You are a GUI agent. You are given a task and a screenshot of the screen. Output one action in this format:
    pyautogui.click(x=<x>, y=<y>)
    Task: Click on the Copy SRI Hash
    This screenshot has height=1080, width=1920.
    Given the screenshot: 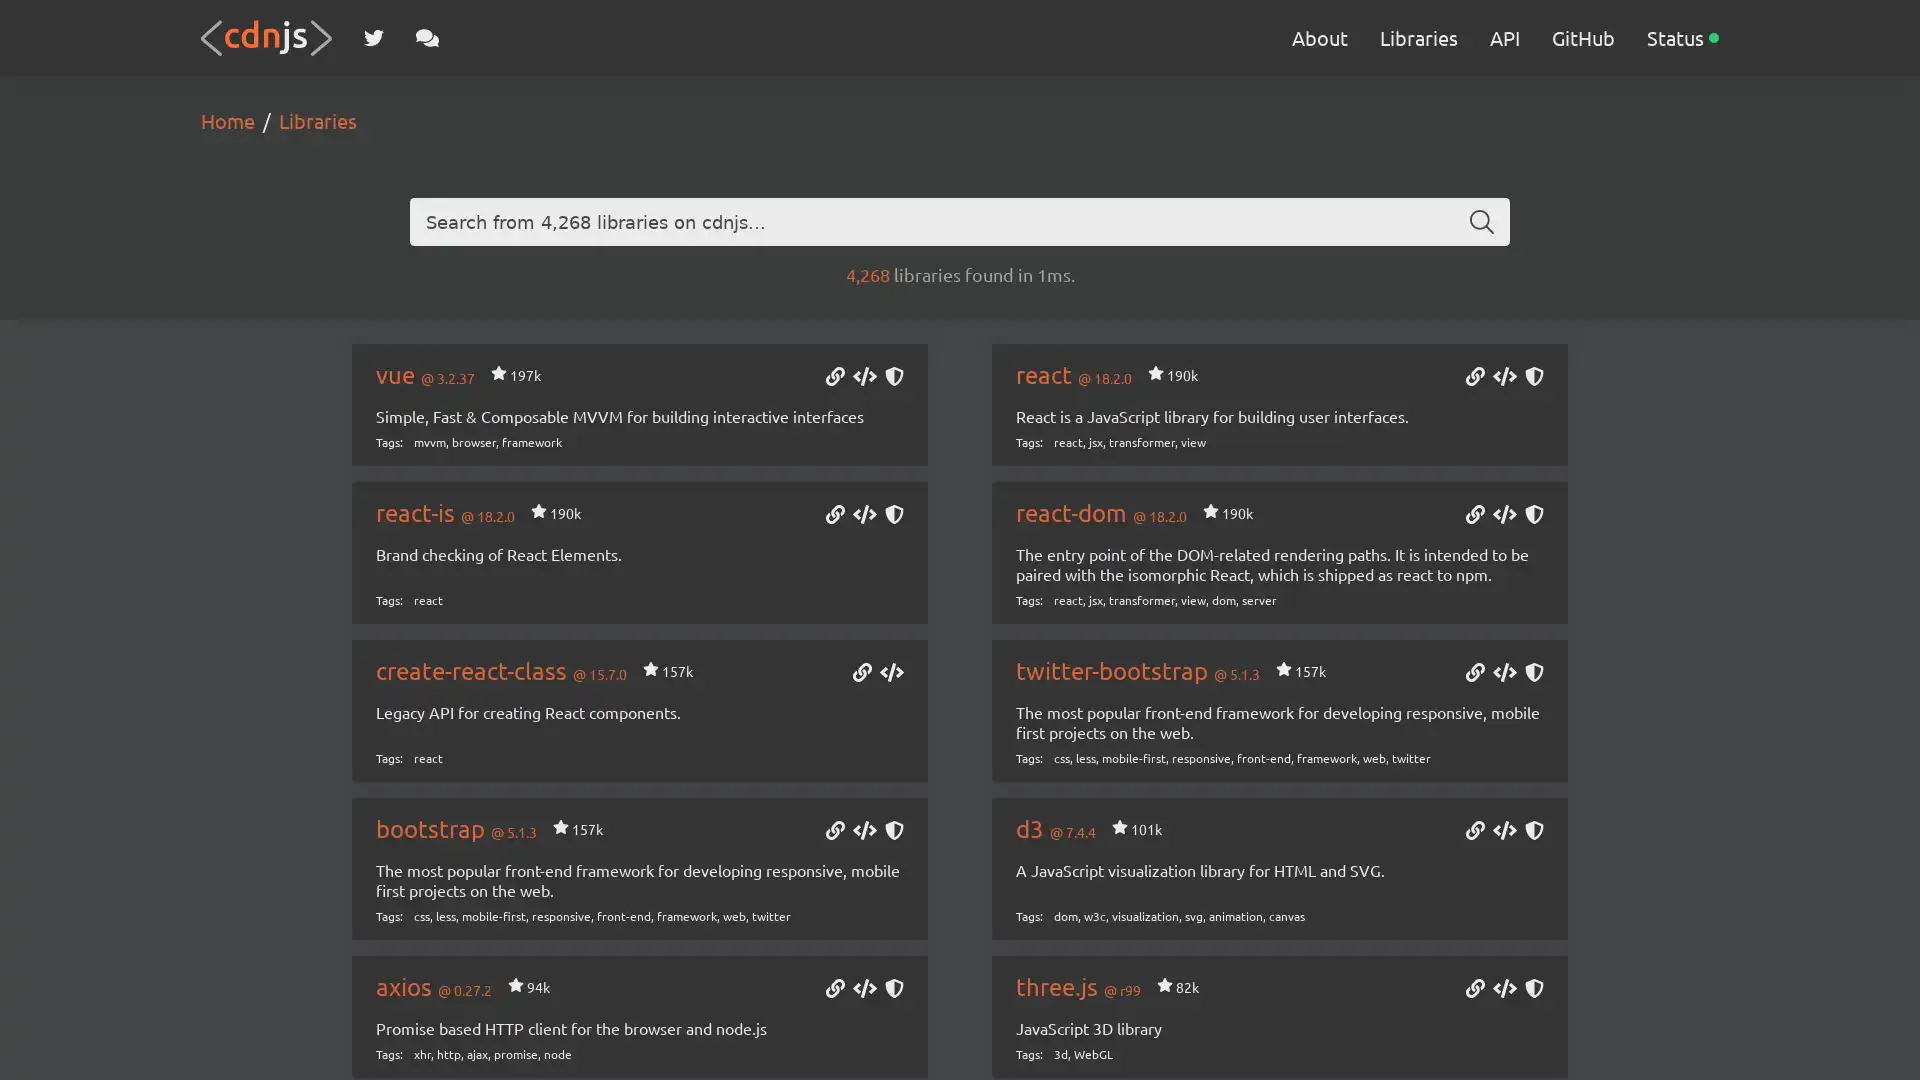 What is the action you would take?
    pyautogui.click(x=1533, y=832)
    